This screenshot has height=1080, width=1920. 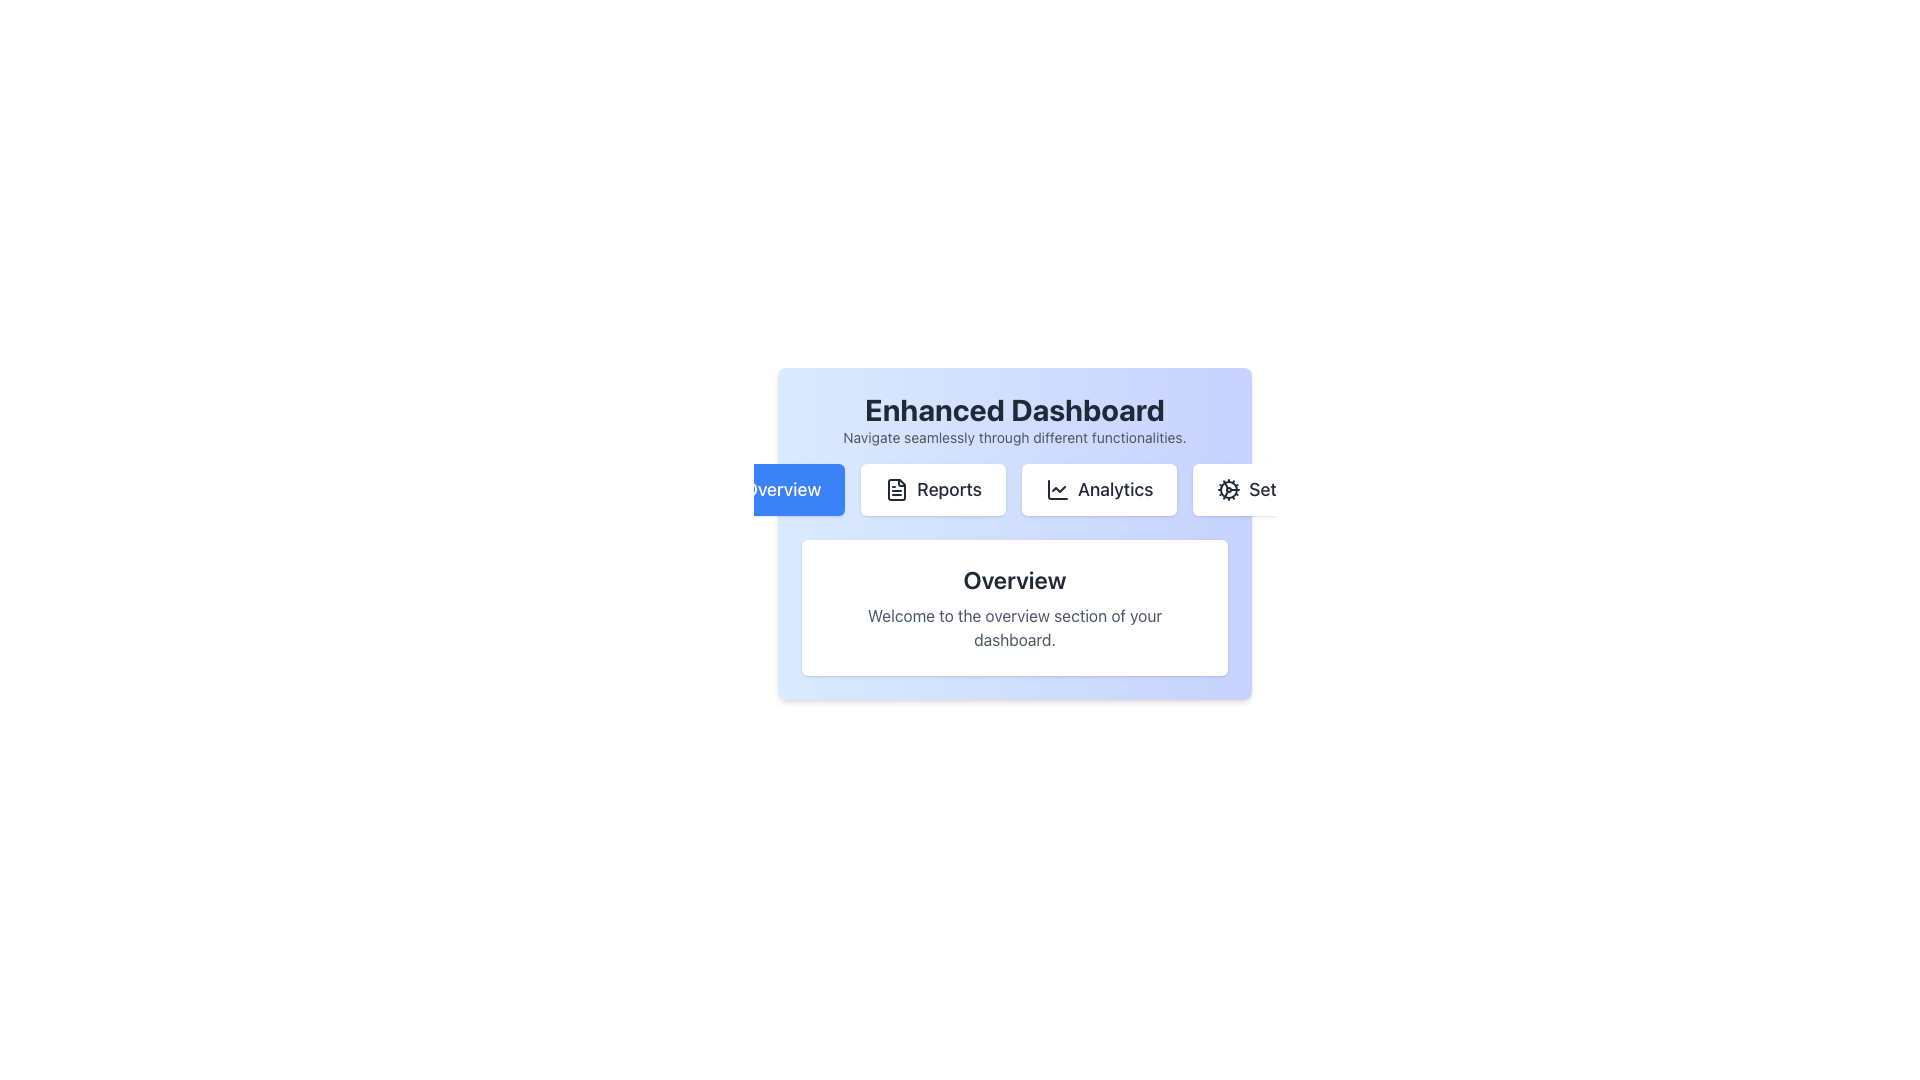 I want to click on the 'Reports' icon in the navigation interface, which is positioned between the 'Overview' and 'Analytics' buttons, so click(x=896, y=489).